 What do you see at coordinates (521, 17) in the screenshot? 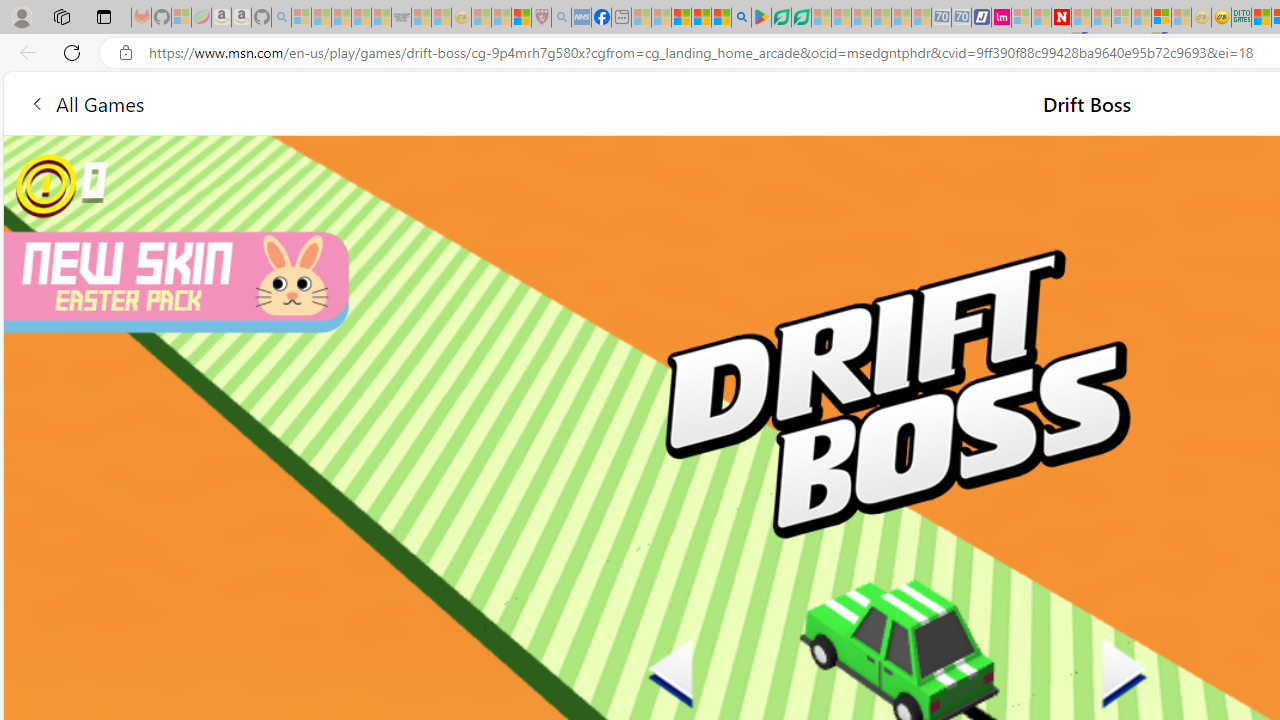
I see `'Local - MSN'` at bounding box center [521, 17].